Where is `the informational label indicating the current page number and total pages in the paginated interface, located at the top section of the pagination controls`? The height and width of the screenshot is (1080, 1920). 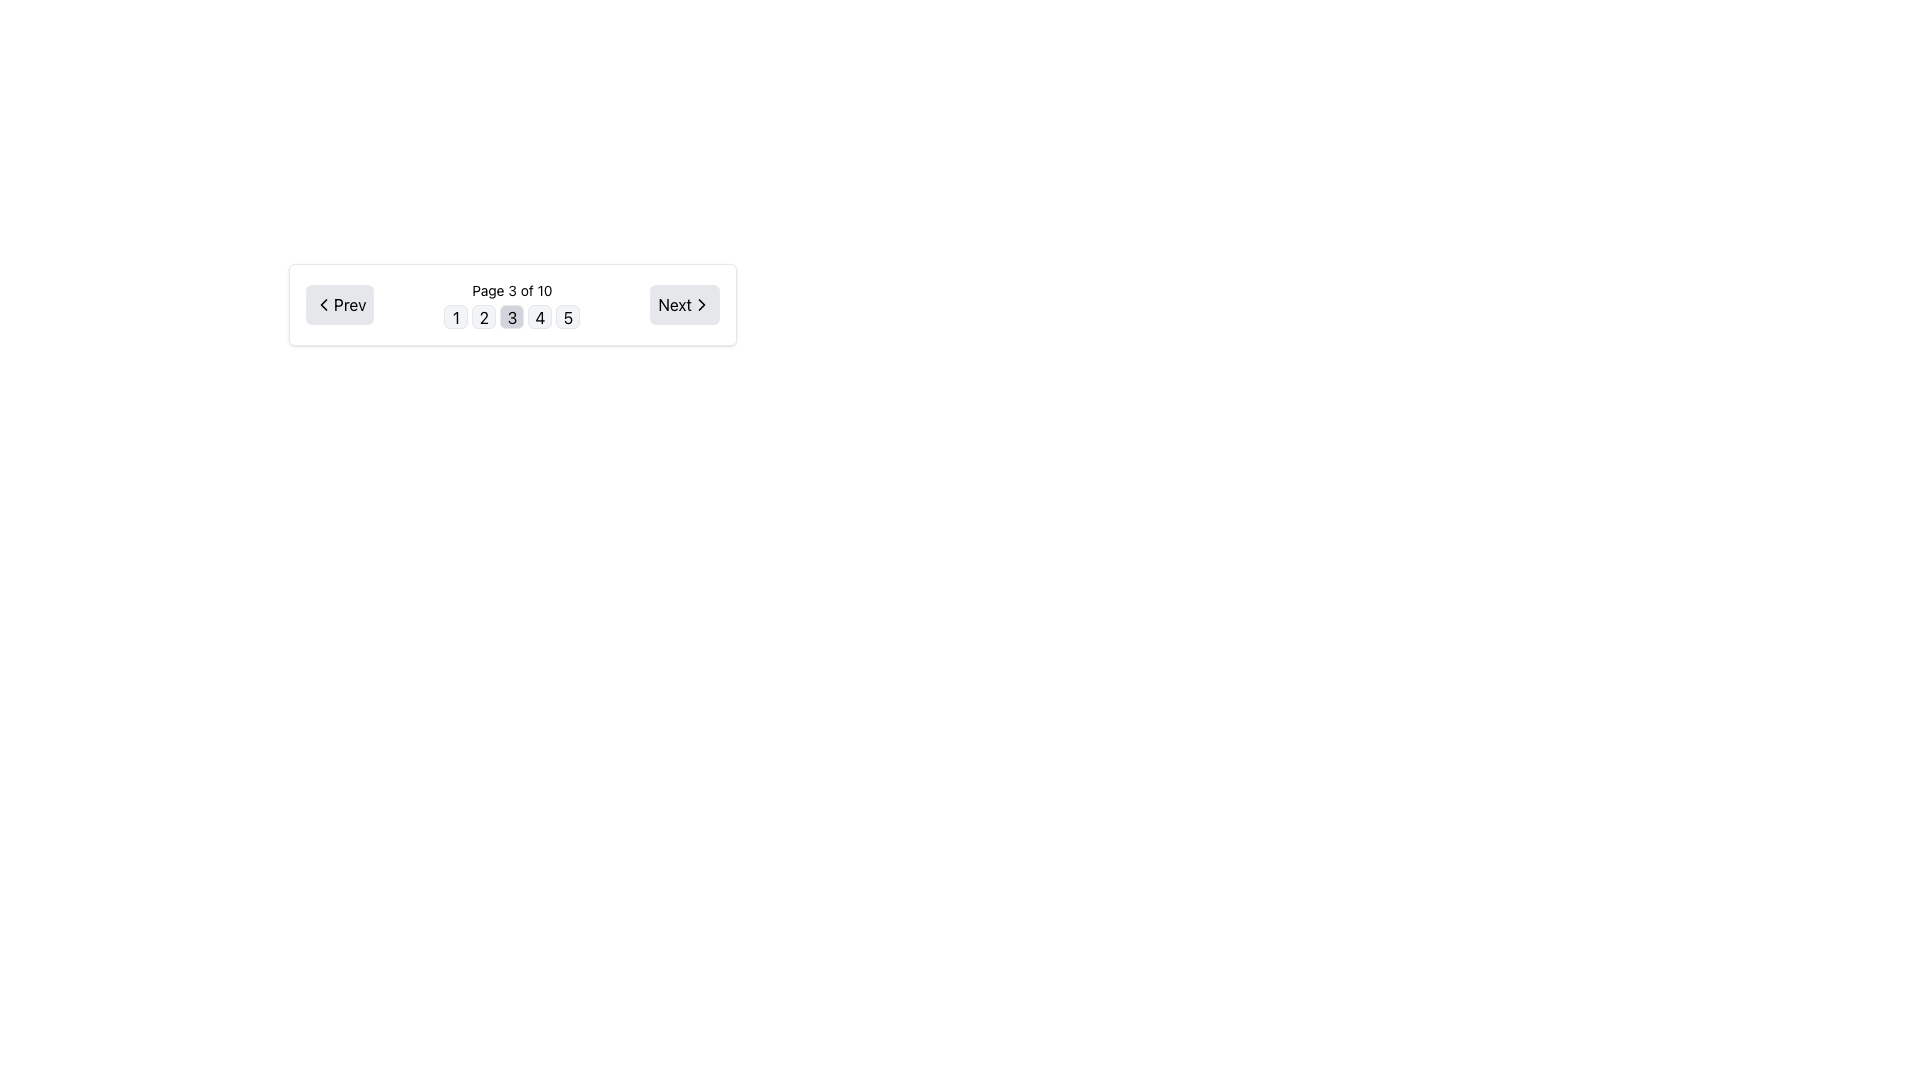
the informational label indicating the current page number and total pages in the paginated interface, located at the top section of the pagination controls is located at coordinates (512, 290).